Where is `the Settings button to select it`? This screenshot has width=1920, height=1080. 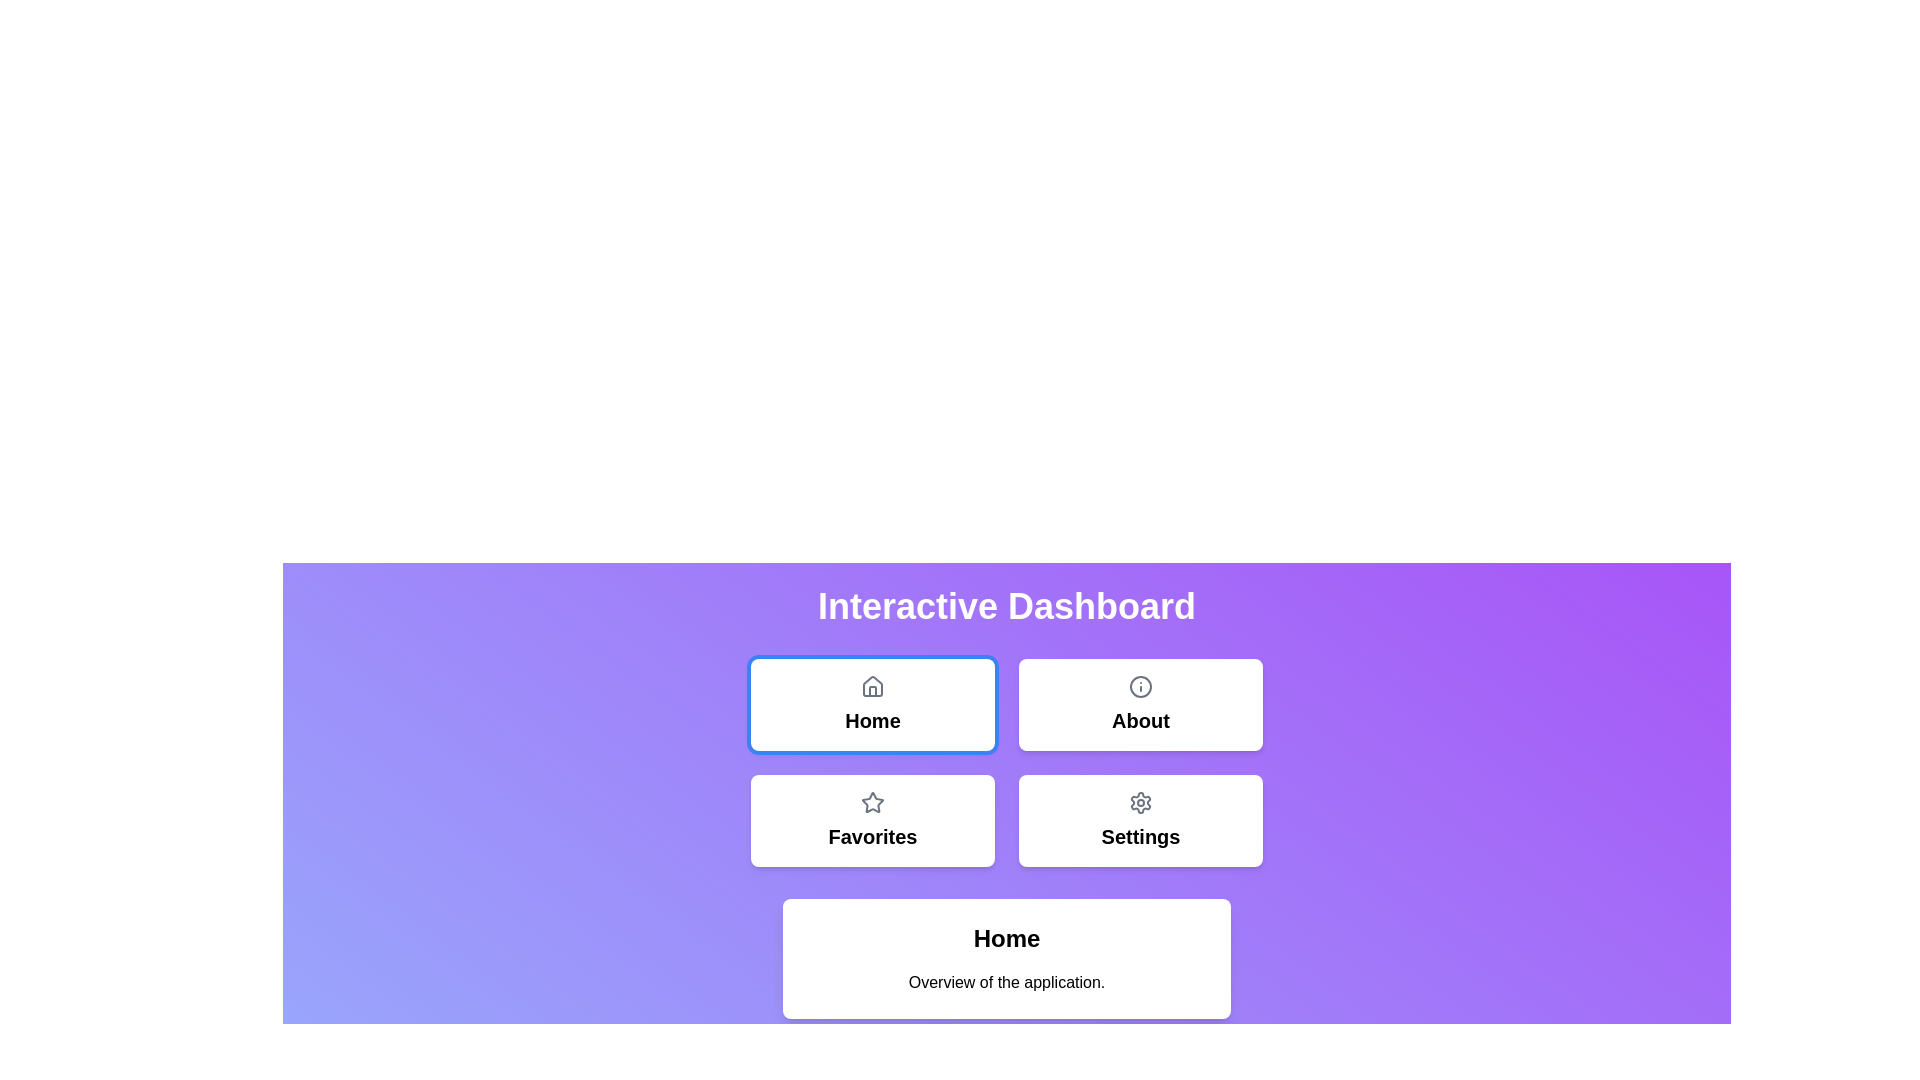
the Settings button to select it is located at coordinates (1141, 821).